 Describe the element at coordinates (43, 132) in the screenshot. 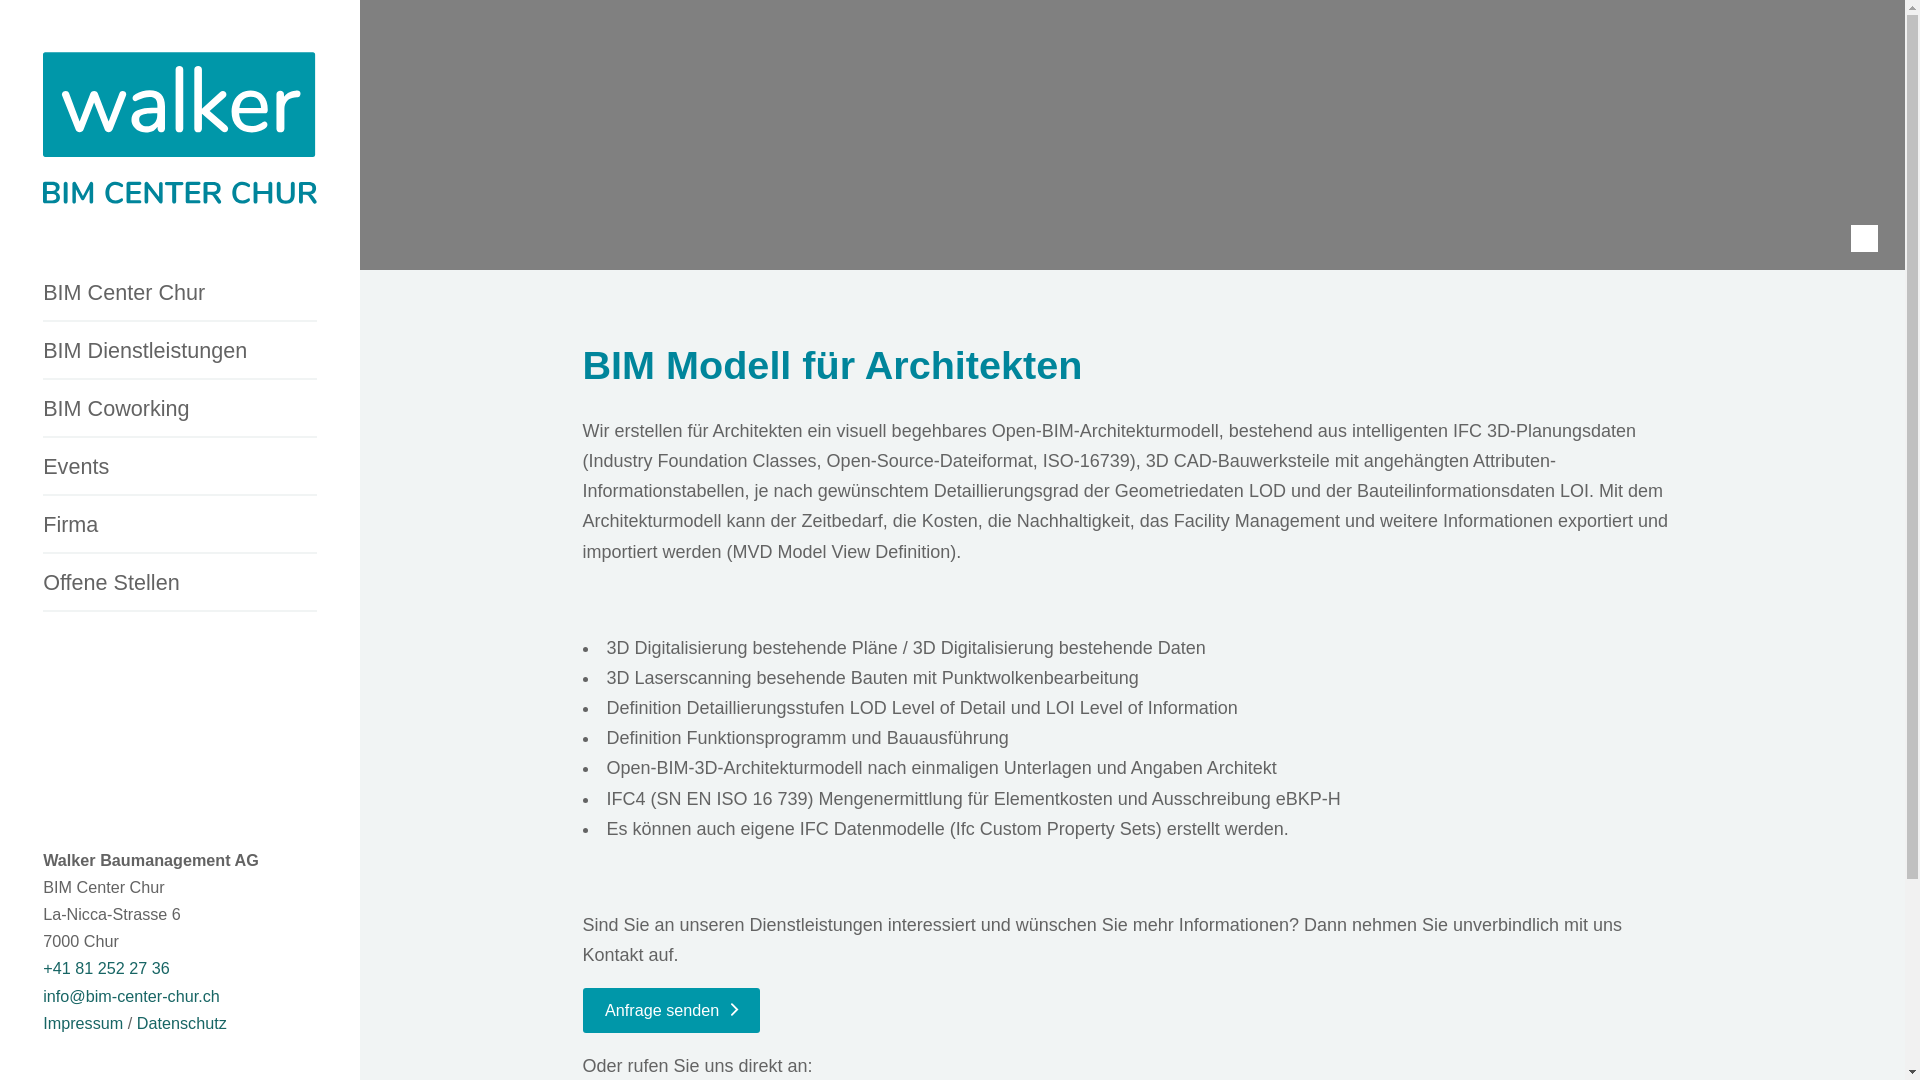

I see `'zur Startseite'` at that location.